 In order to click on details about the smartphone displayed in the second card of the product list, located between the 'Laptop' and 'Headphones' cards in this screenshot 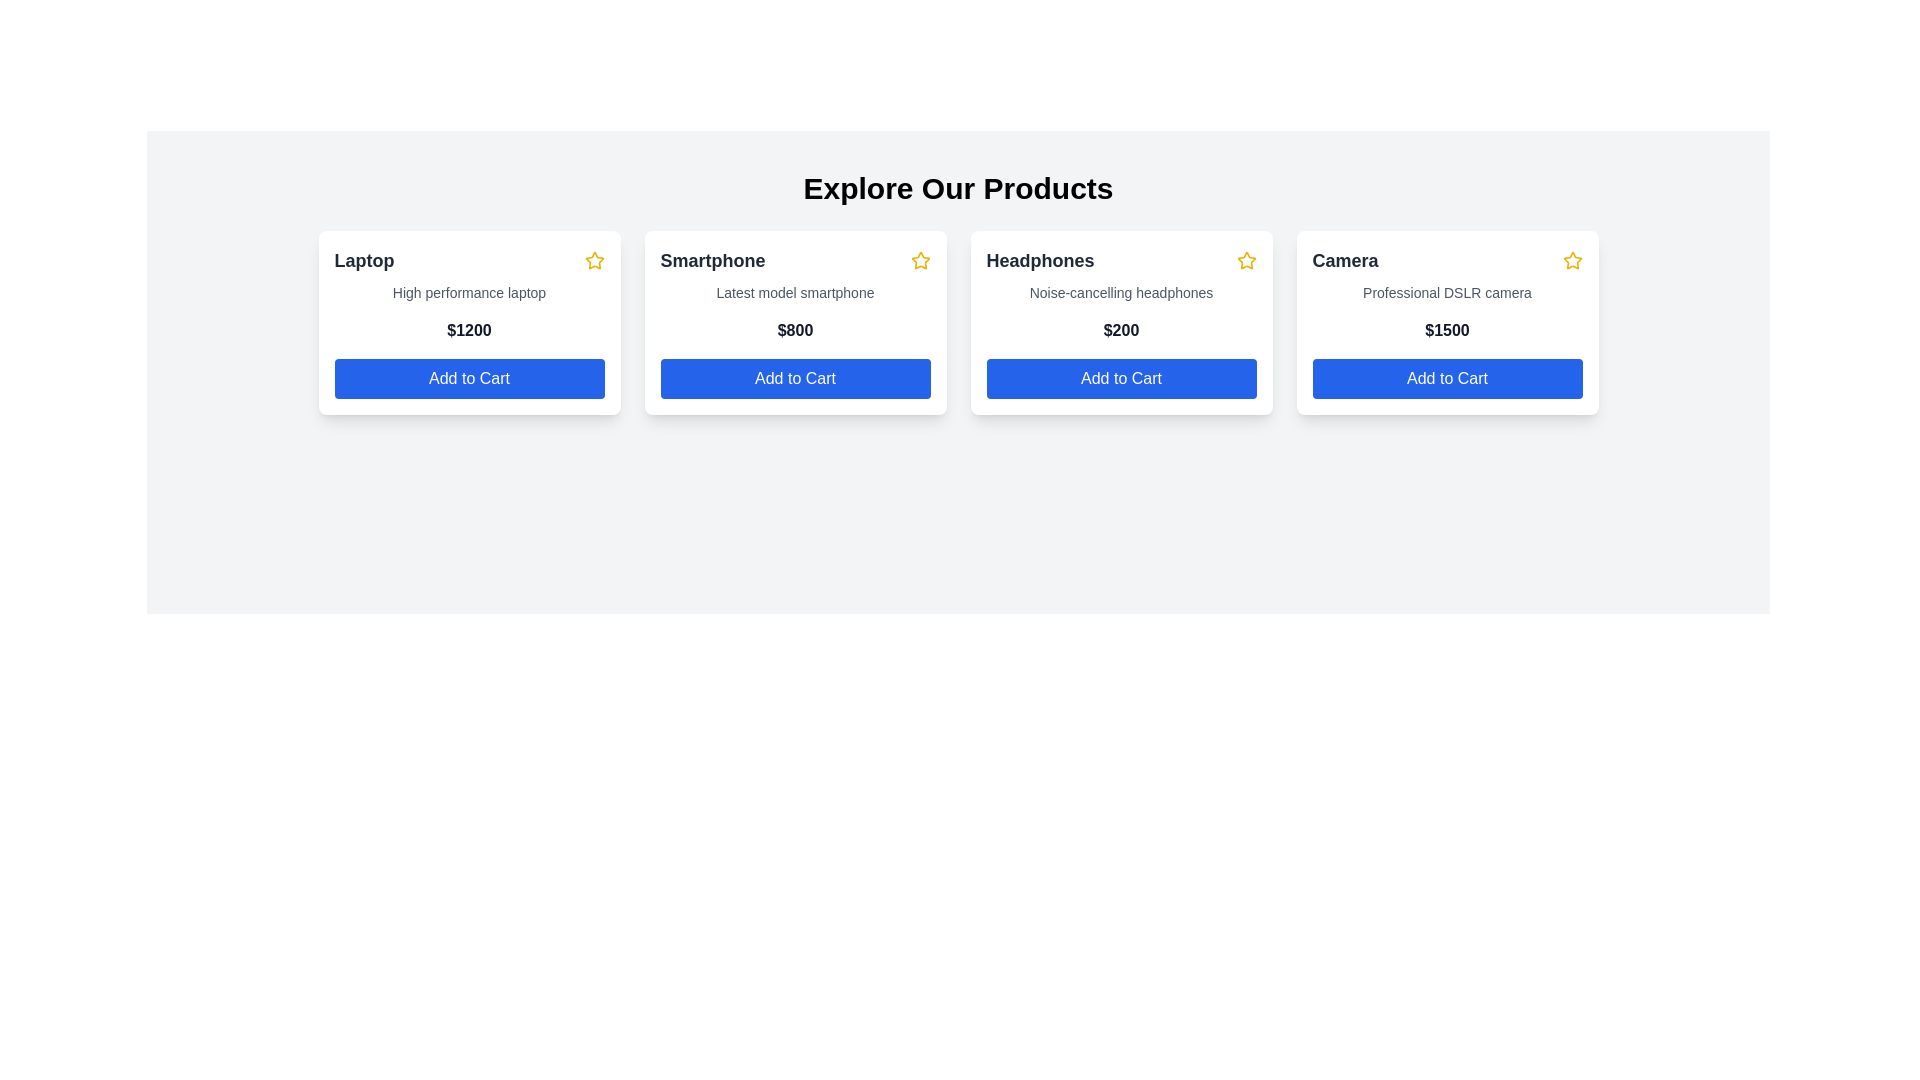, I will do `click(794, 322)`.